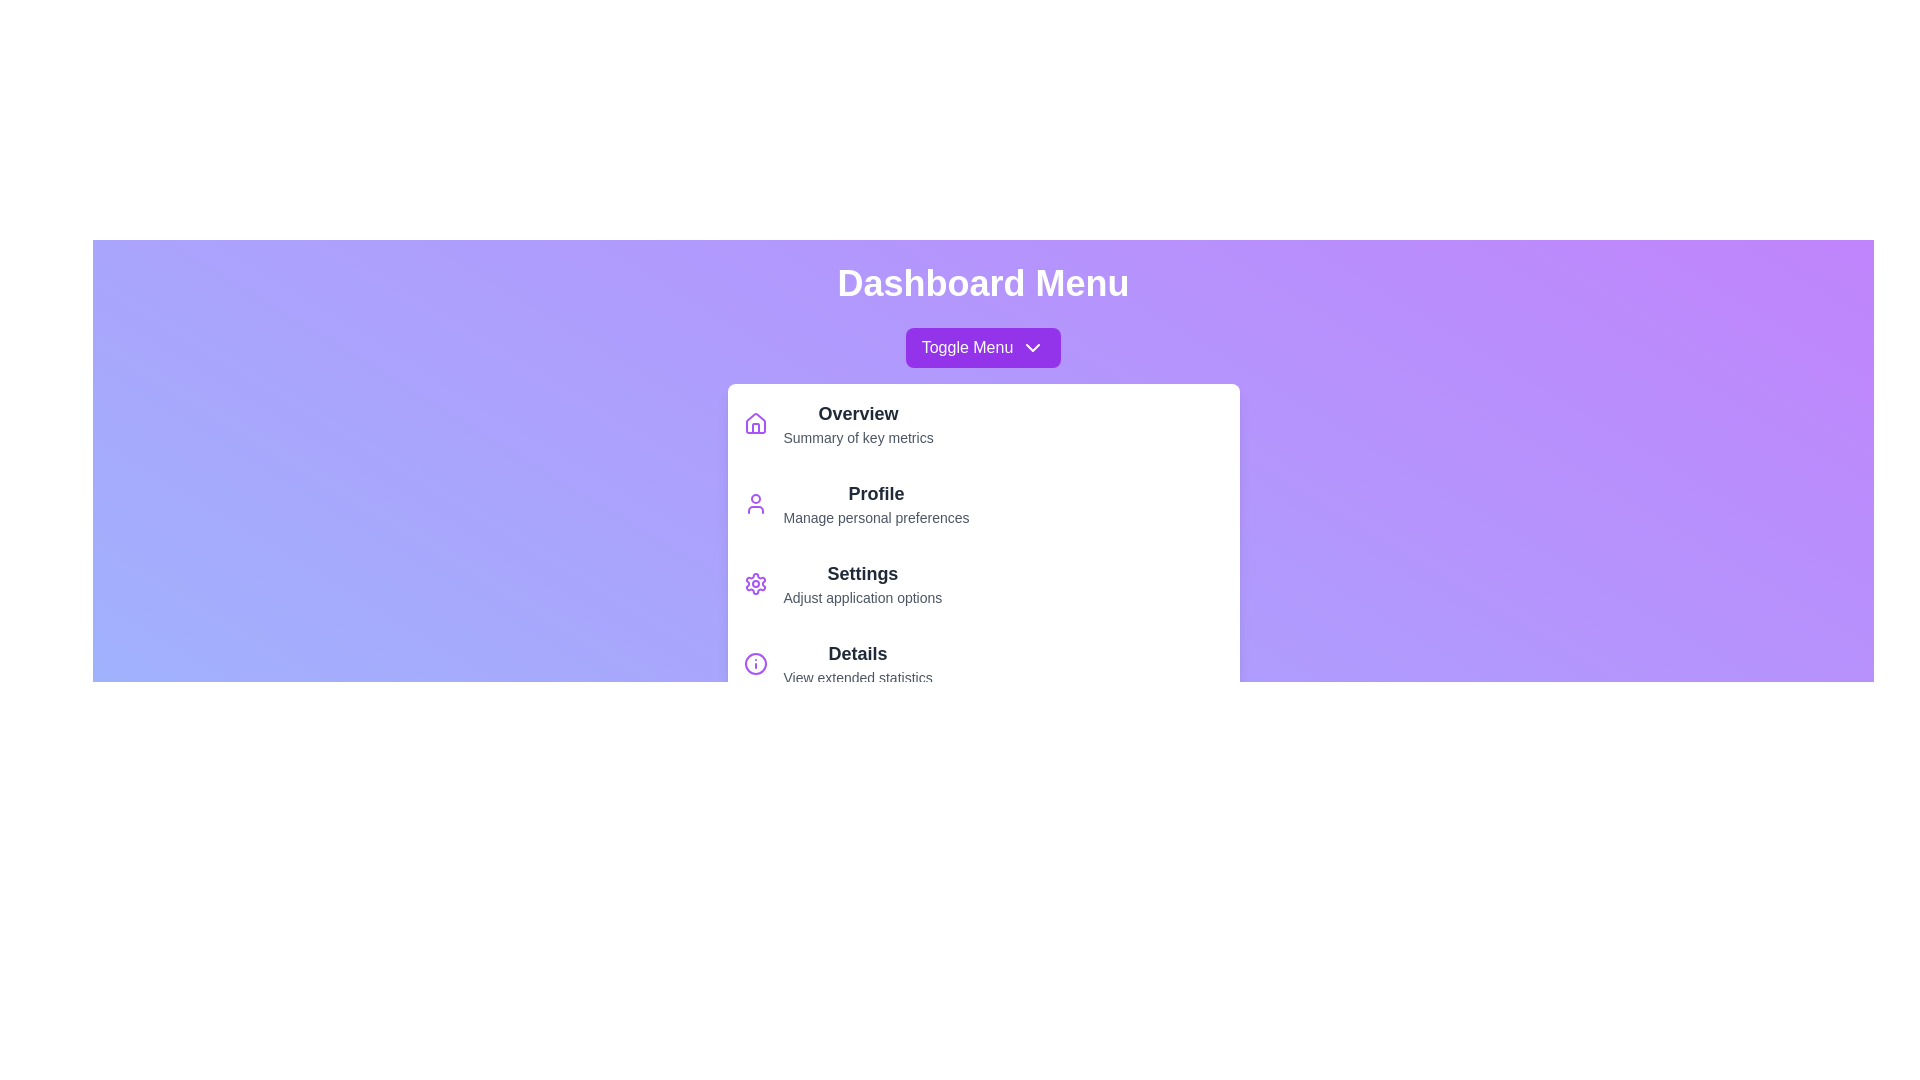  Describe the element at coordinates (983, 663) in the screenshot. I see `the menu item labeled Details to highlight it` at that location.